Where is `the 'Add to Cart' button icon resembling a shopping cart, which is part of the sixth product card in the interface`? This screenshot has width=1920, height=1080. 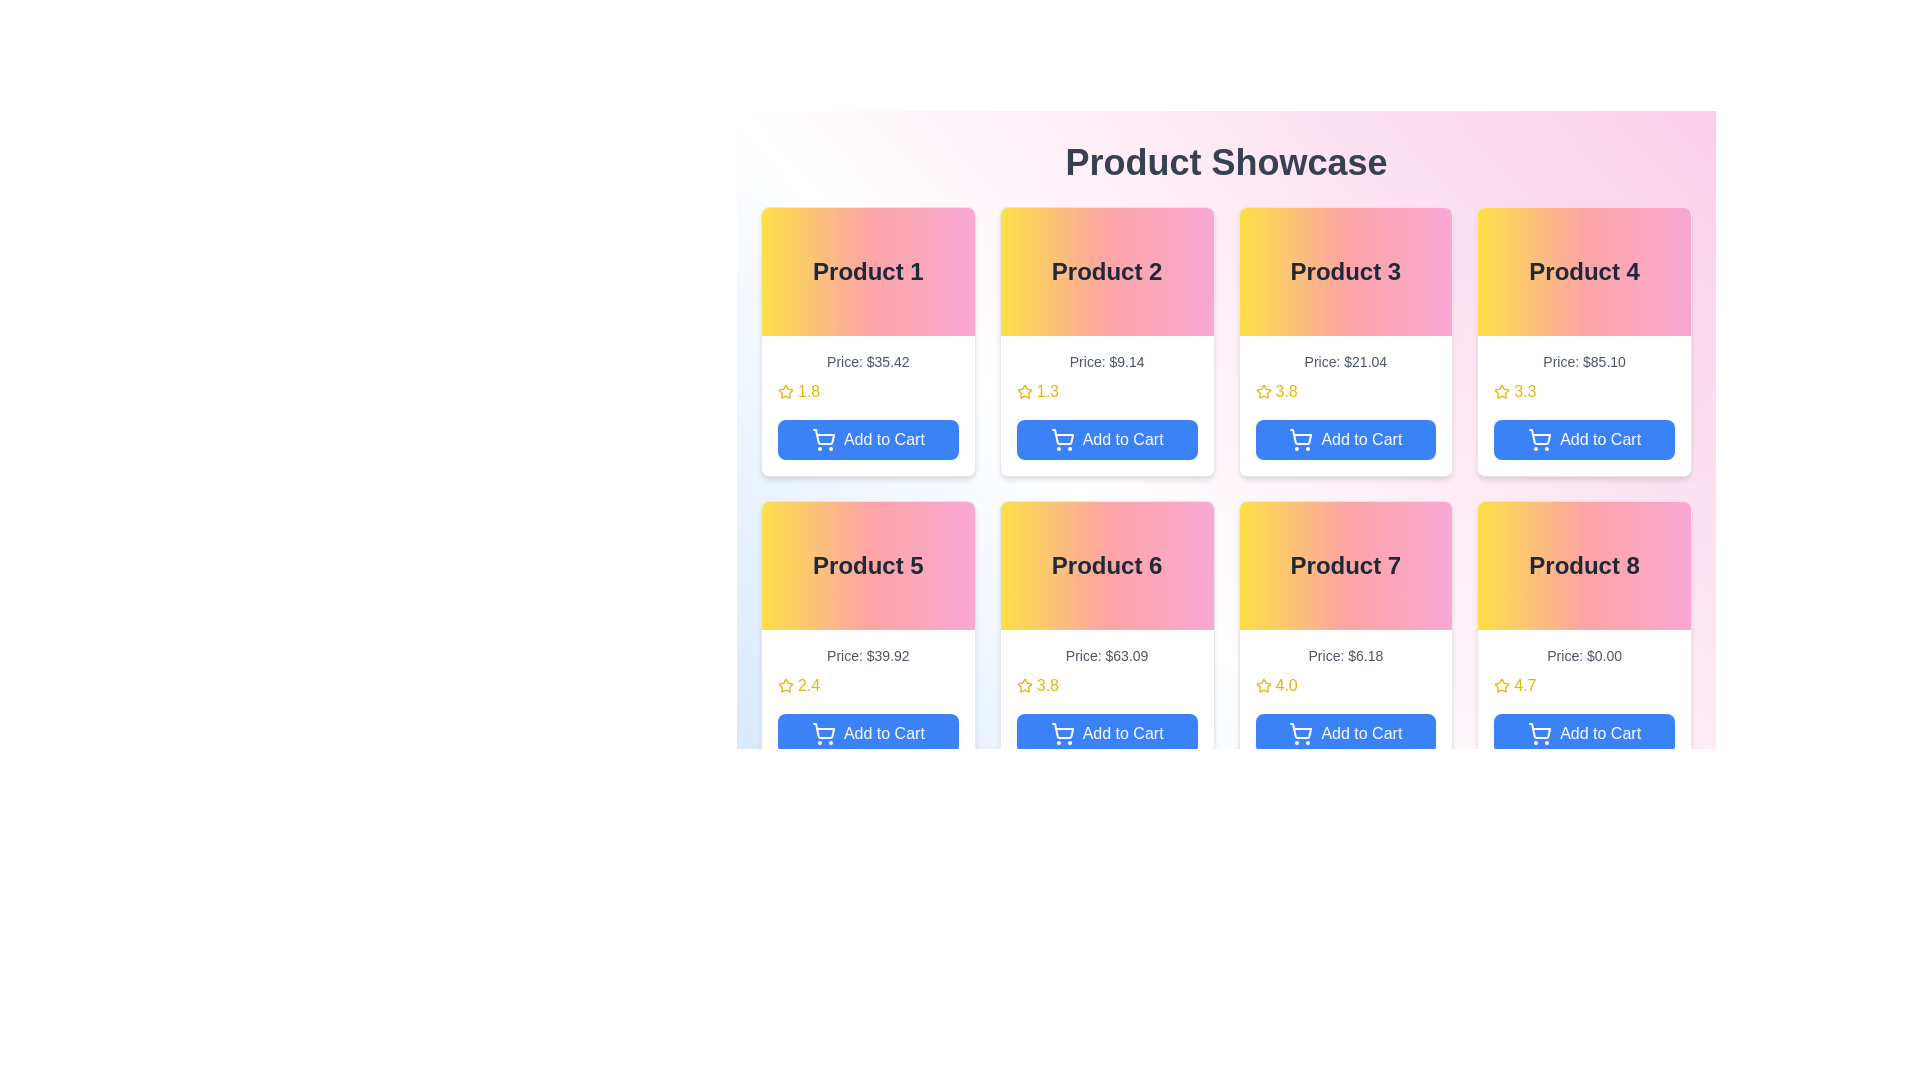
the 'Add to Cart' button icon resembling a shopping cart, which is part of the sixth product card in the interface is located at coordinates (1061, 733).